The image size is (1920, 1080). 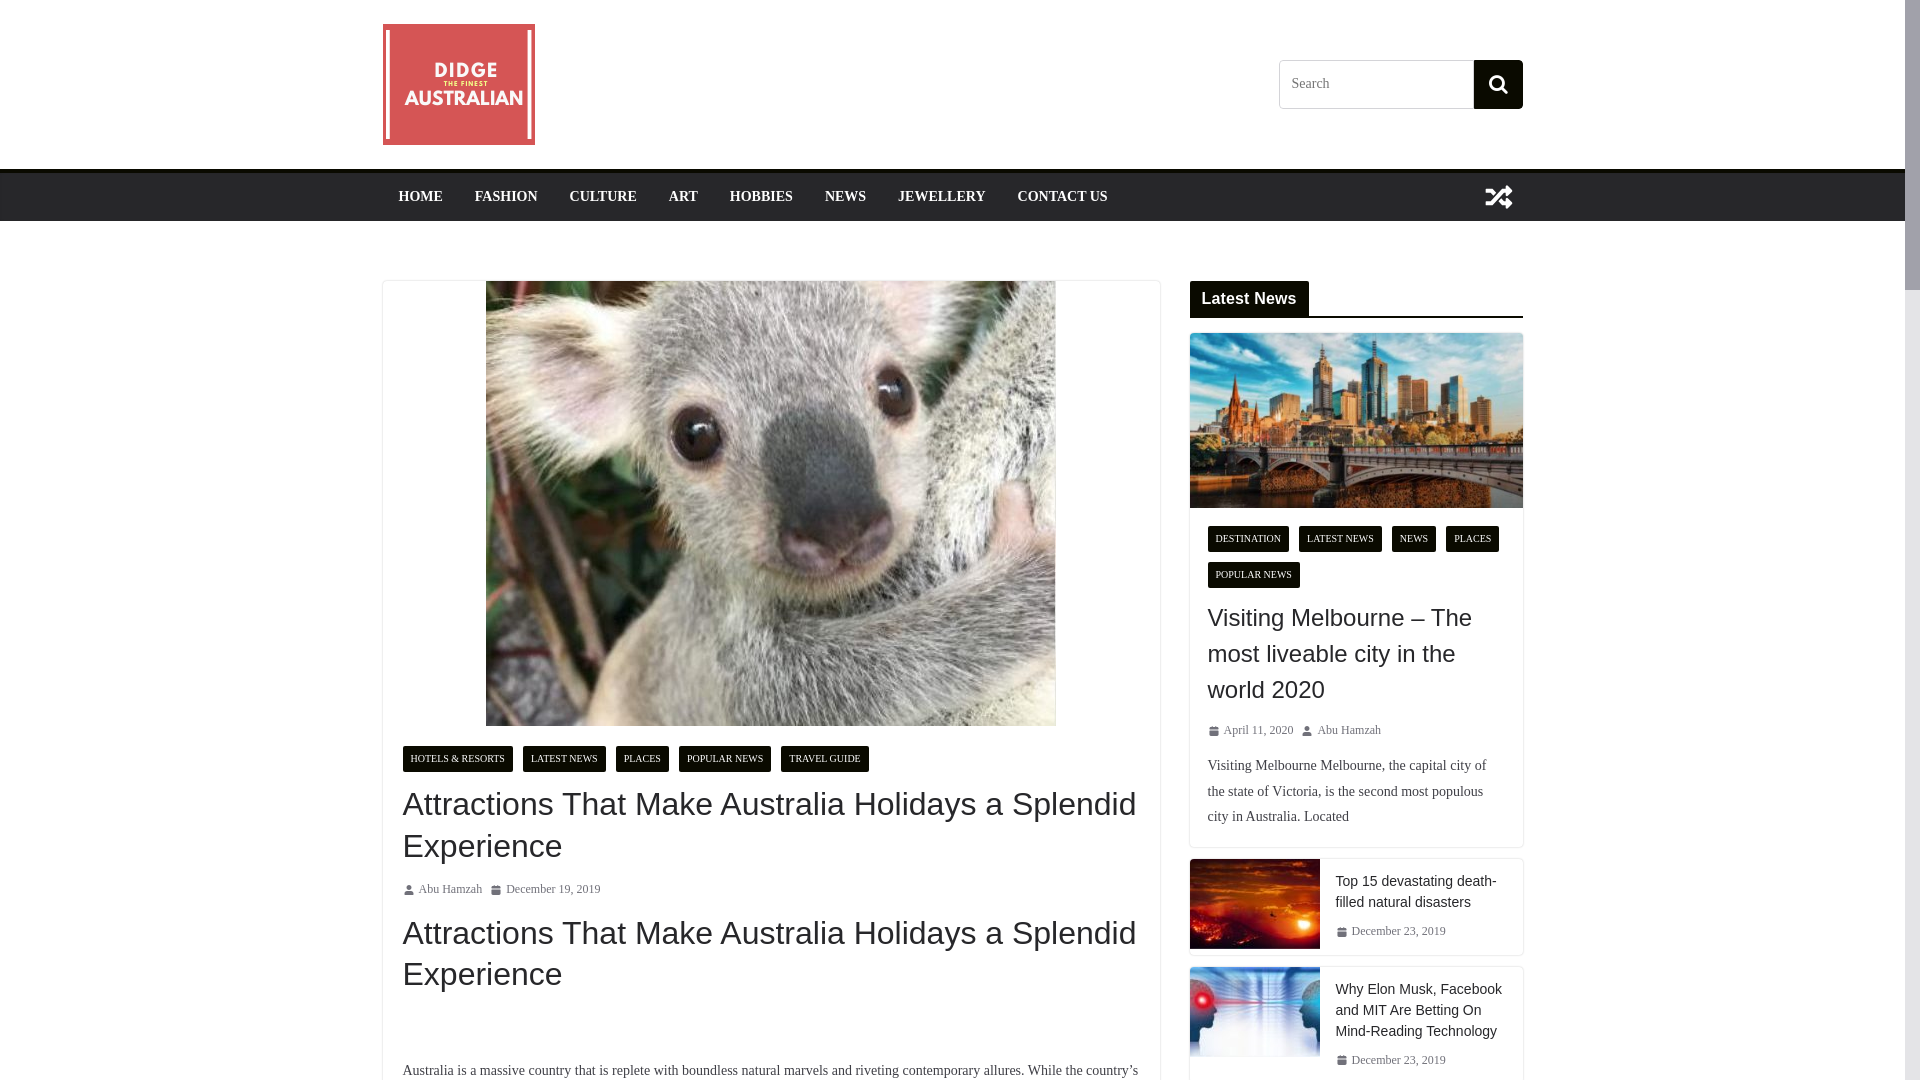 What do you see at coordinates (824, 759) in the screenshot?
I see `'TRAVEL GUIDE'` at bounding box center [824, 759].